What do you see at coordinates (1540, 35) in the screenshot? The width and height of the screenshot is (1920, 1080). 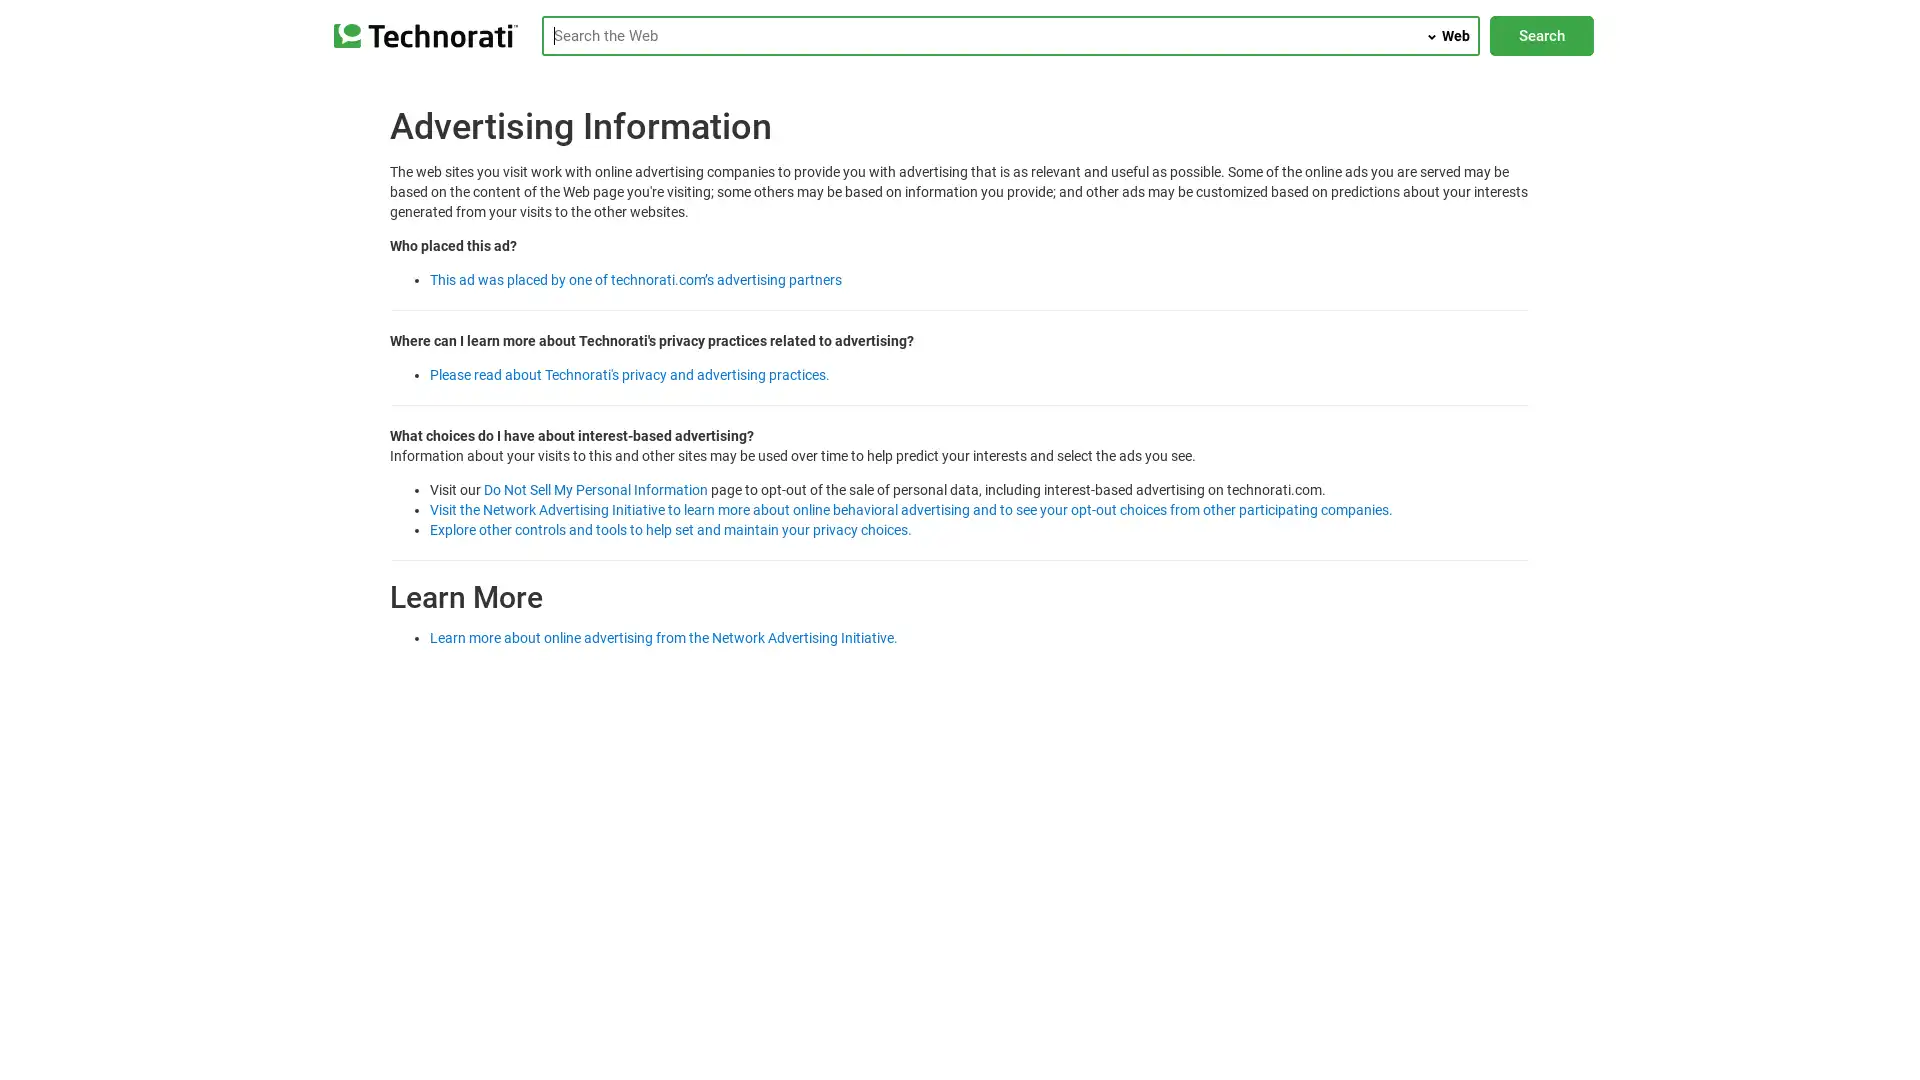 I see `Search` at bounding box center [1540, 35].